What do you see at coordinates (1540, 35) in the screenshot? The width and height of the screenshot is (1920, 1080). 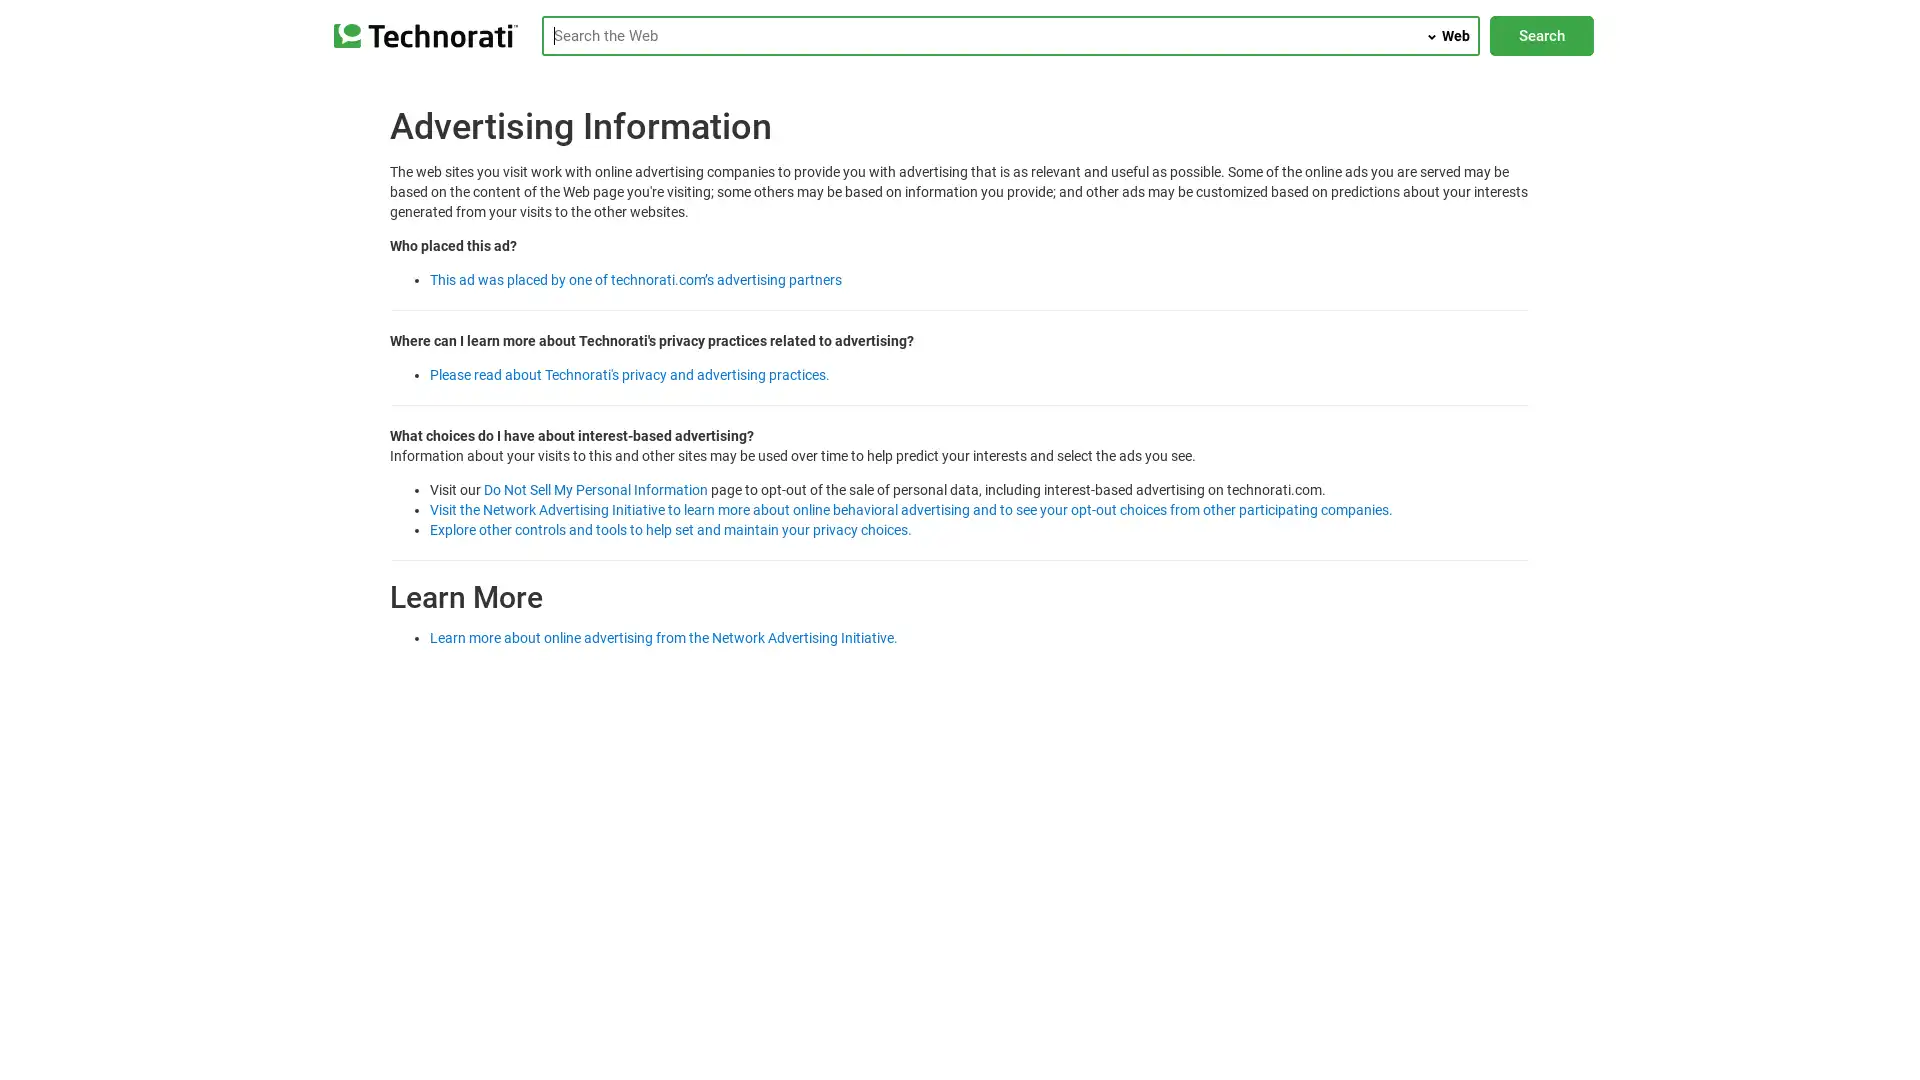 I see `Search` at bounding box center [1540, 35].